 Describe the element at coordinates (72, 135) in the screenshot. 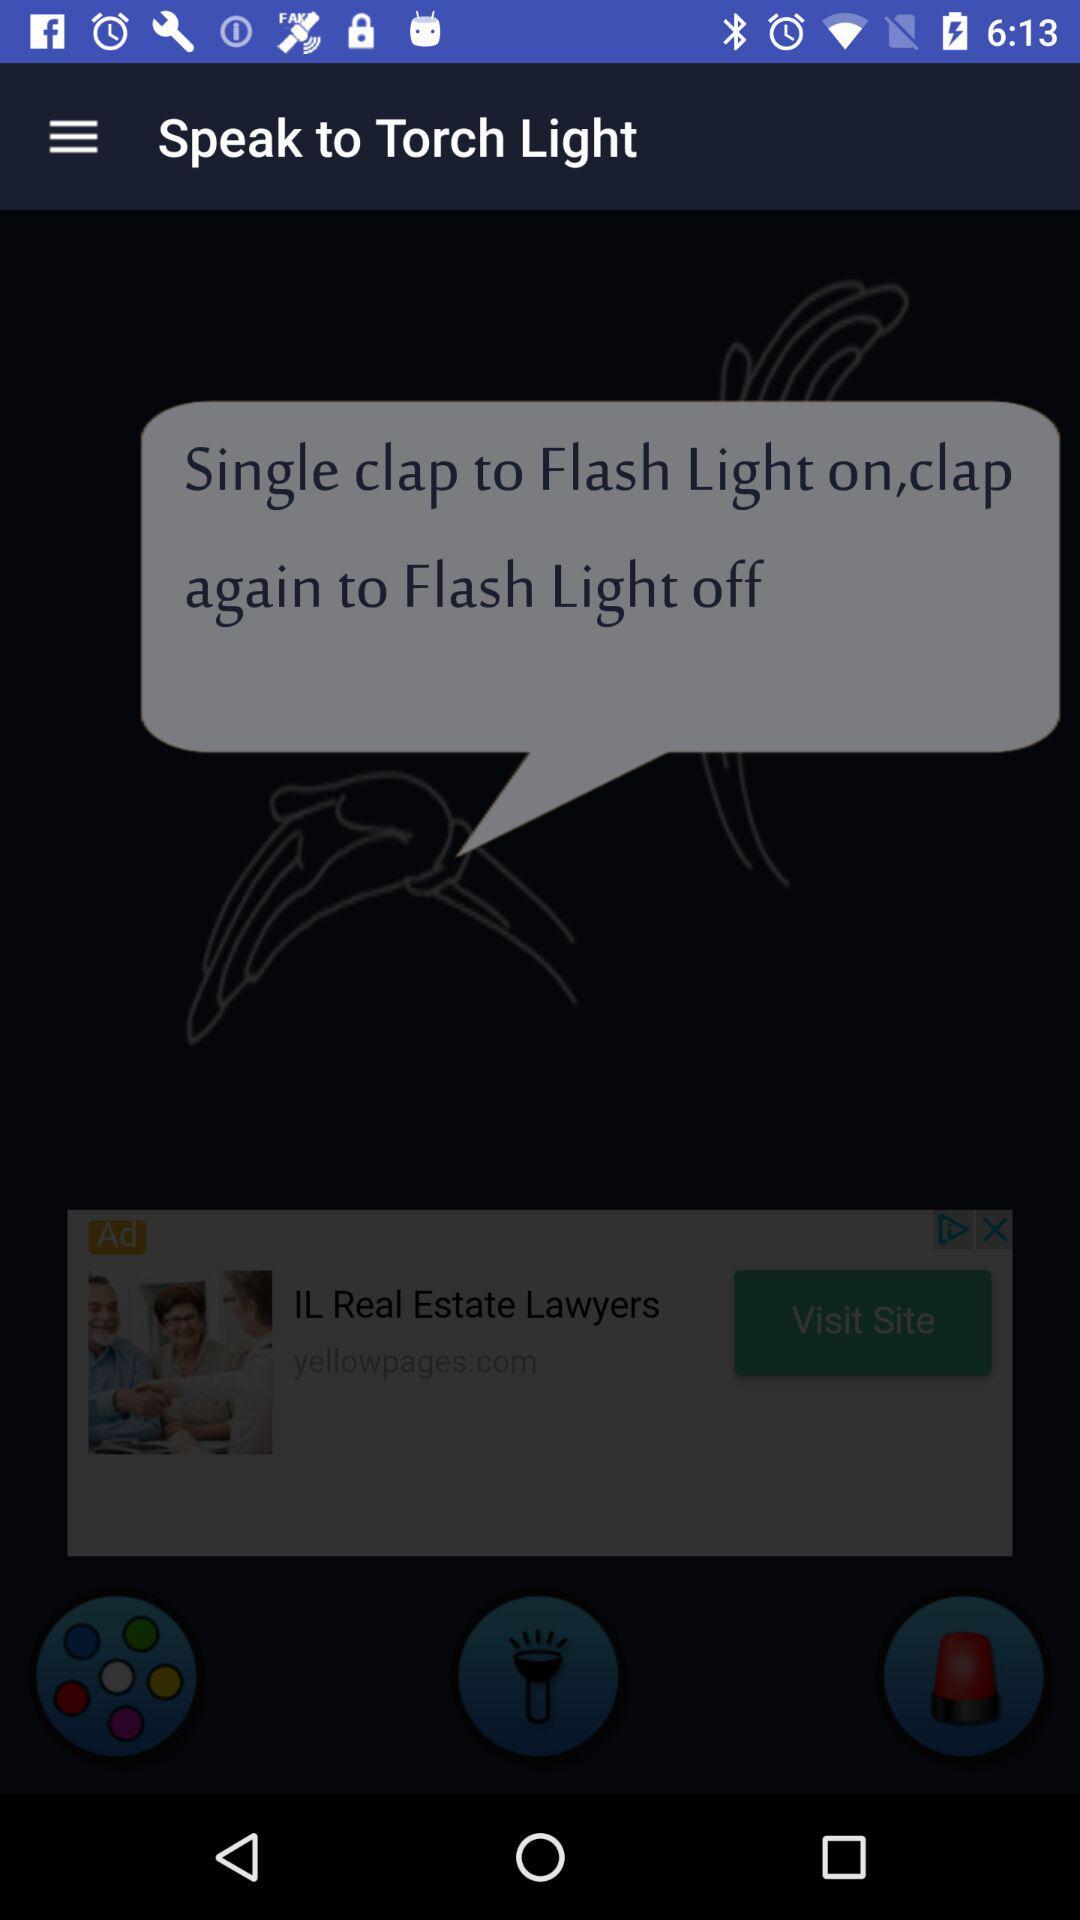

I see `menu` at that location.